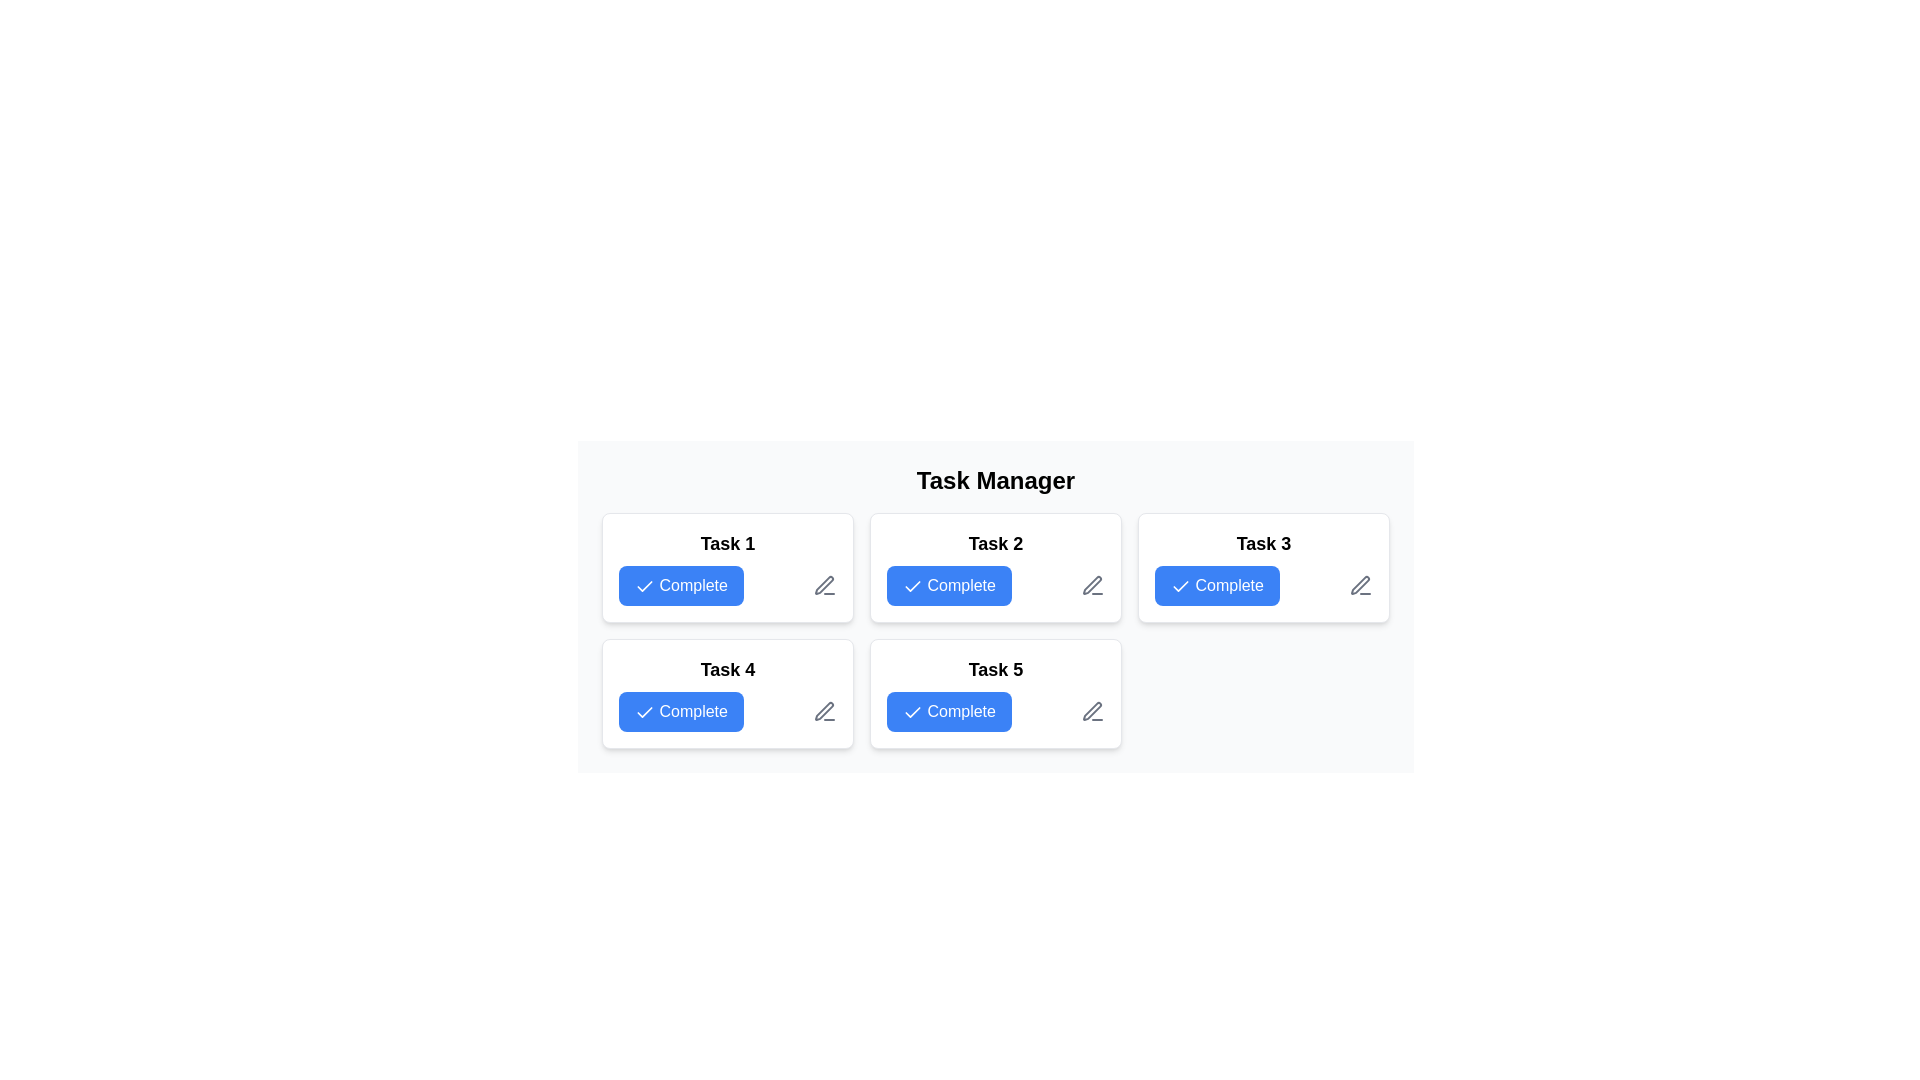  I want to click on the blue button labeled 'Complete' with a white checkmark icon to mark the task as complete, so click(996, 585).